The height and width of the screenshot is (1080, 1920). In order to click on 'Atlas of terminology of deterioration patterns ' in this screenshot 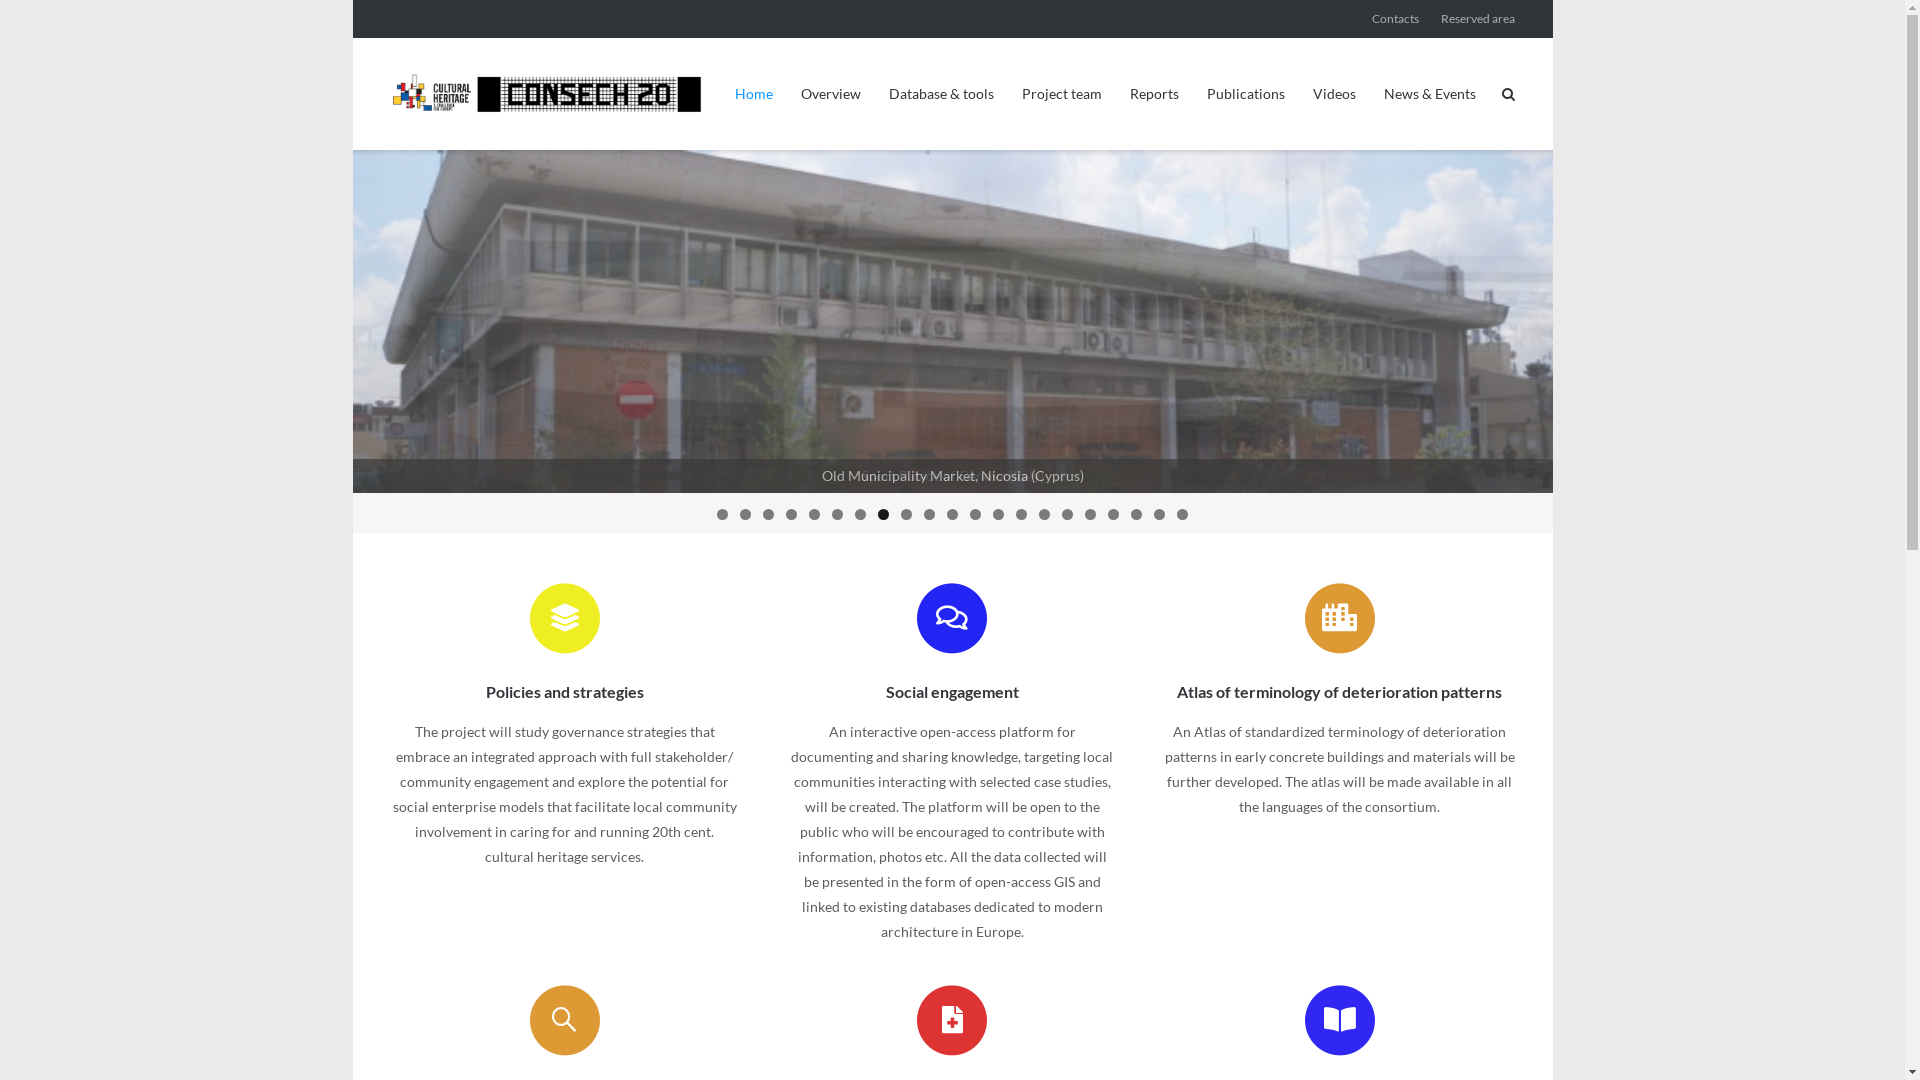, I will do `click(1339, 616)`.